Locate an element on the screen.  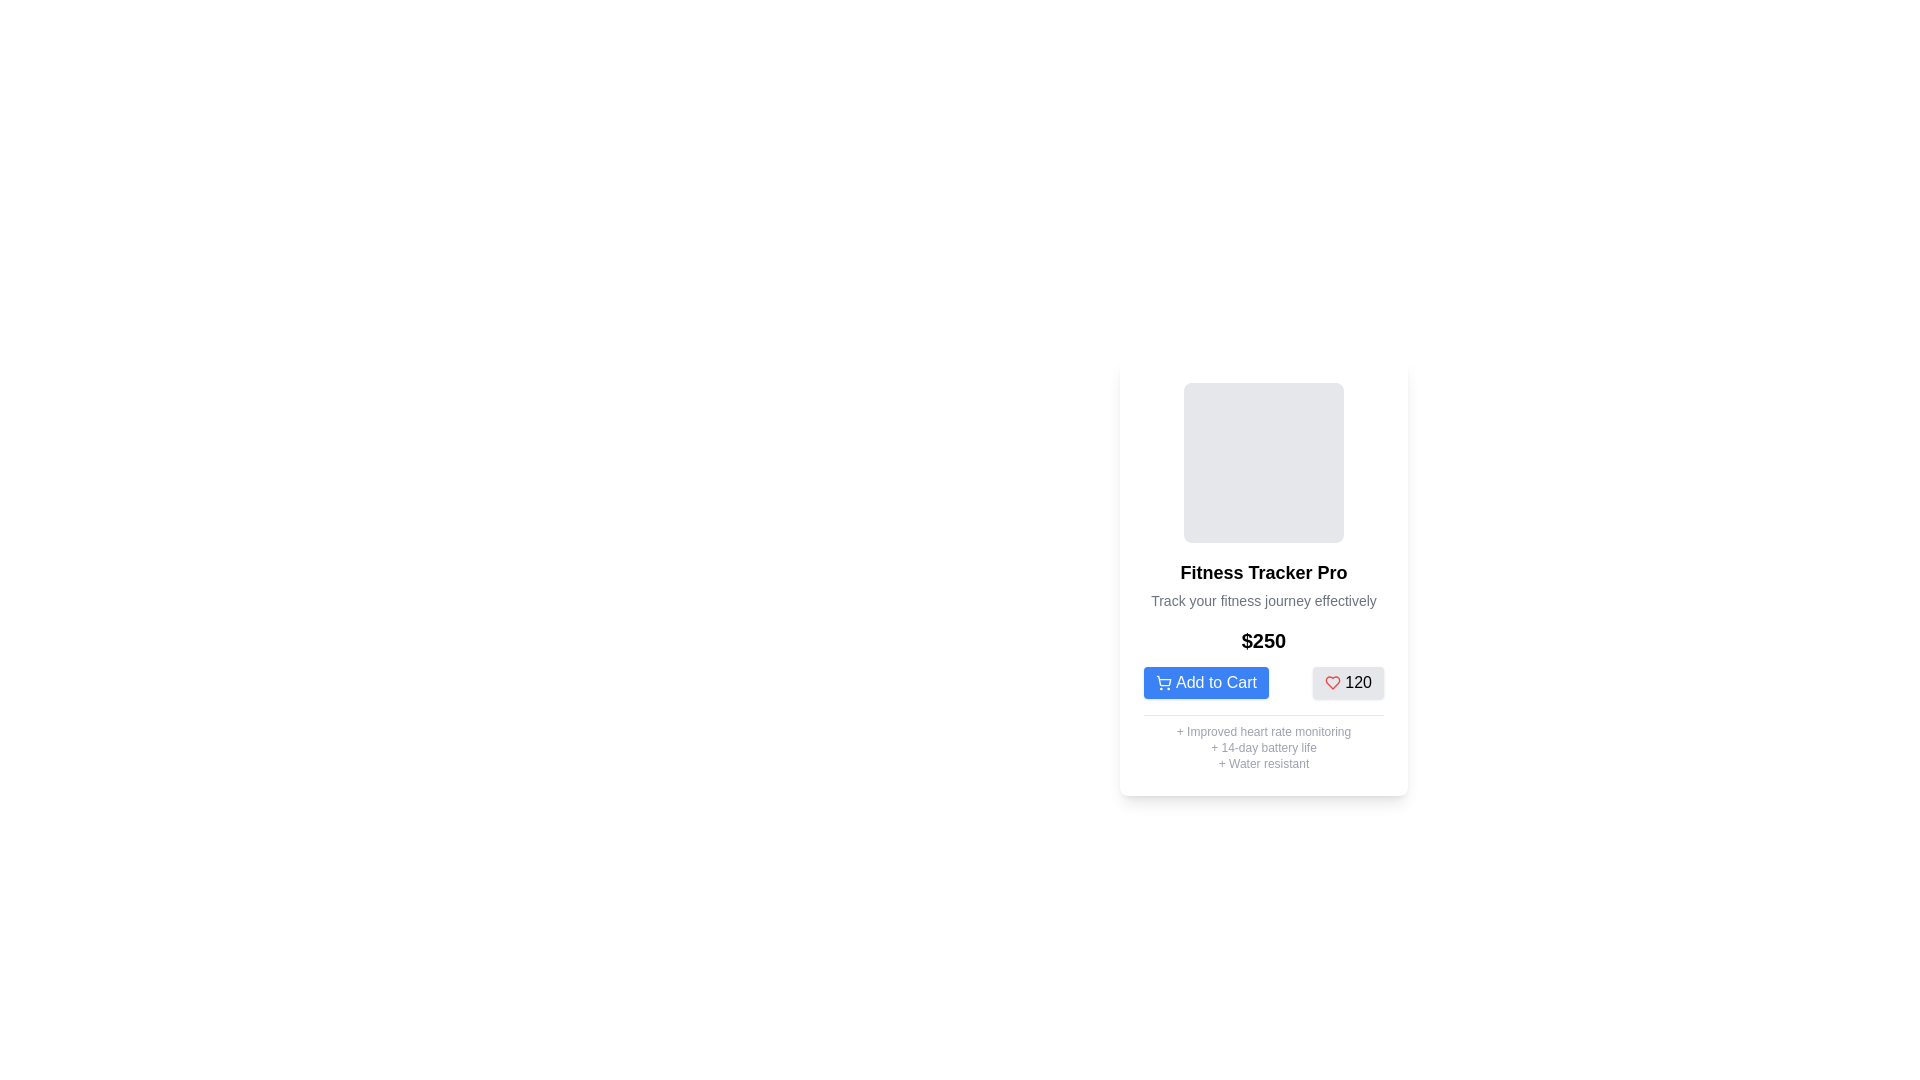
the heart icon located to the right of the blue 'Add to Cart' button to favorite the item is located at coordinates (1333, 681).